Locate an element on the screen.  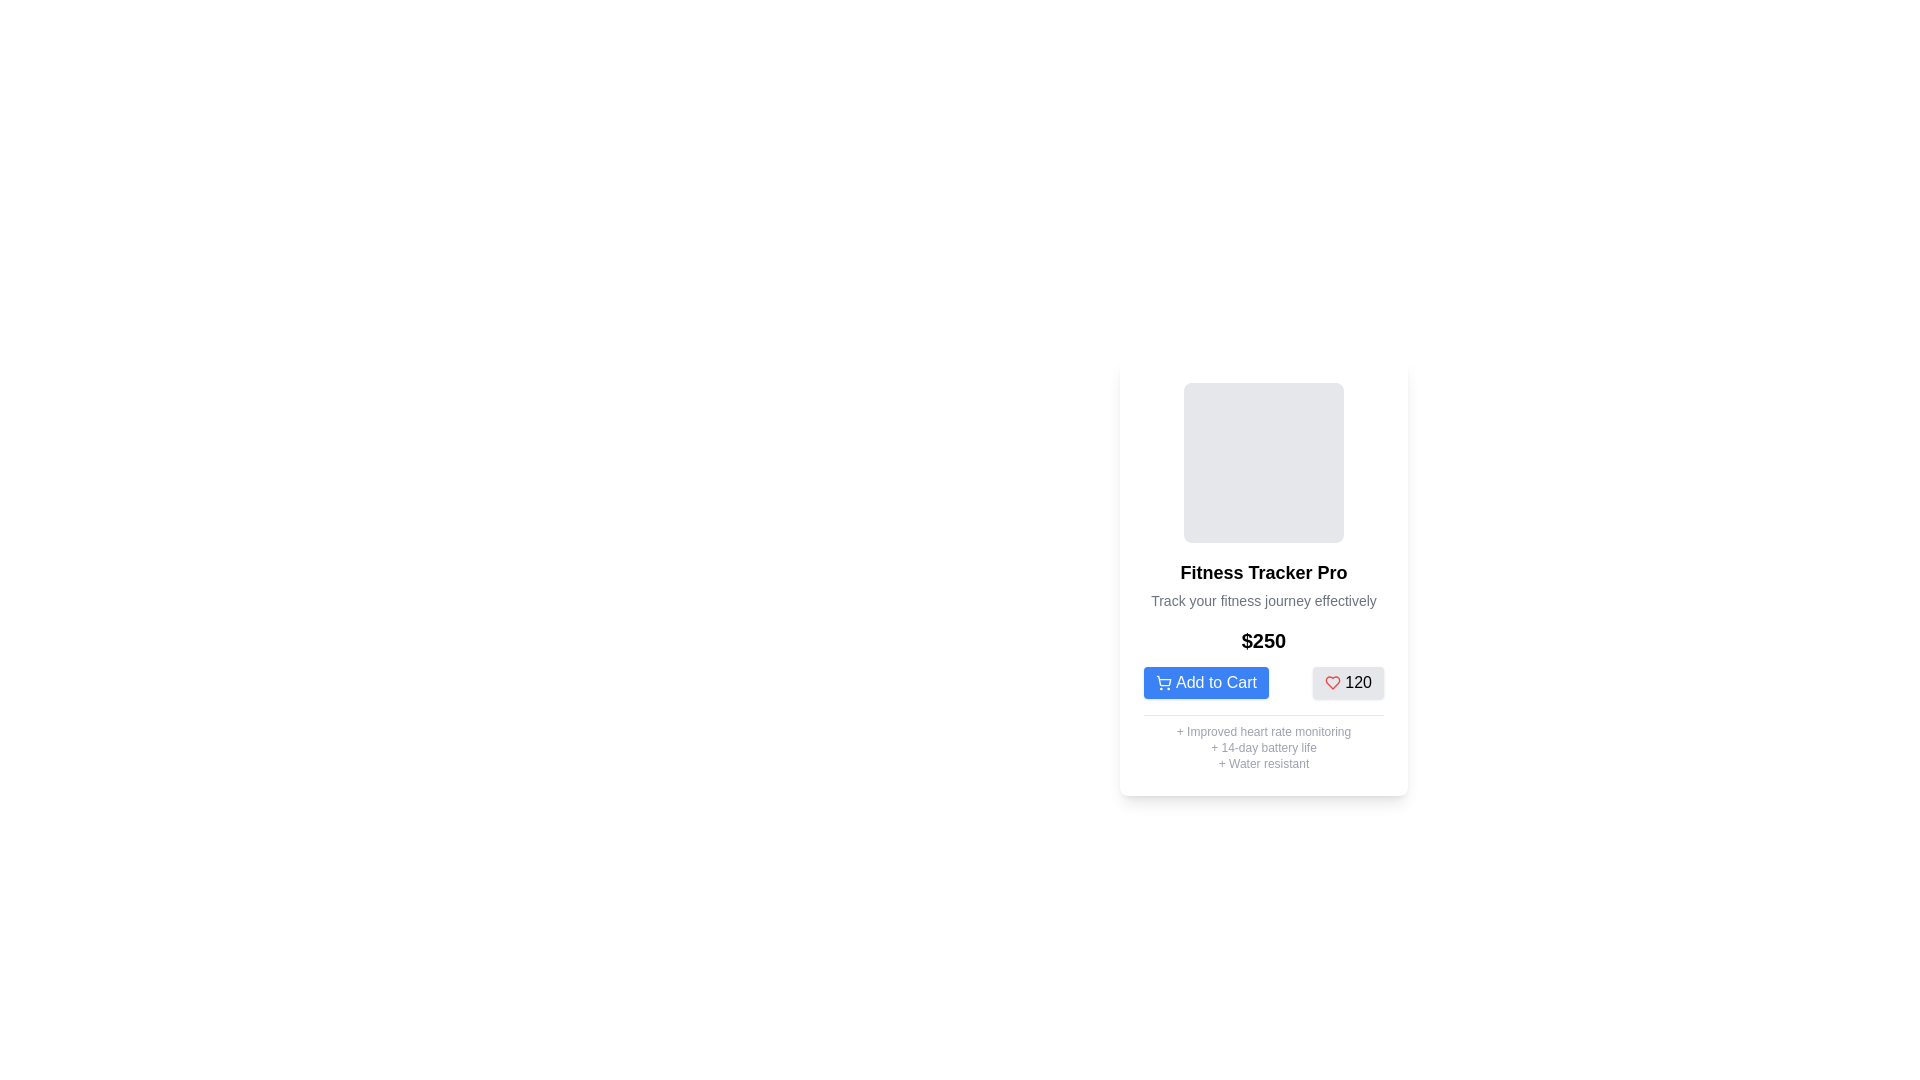
the heart icon located to the right of the blue 'Add to Cart' button to favorite the item is located at coordinates (1333, 681).